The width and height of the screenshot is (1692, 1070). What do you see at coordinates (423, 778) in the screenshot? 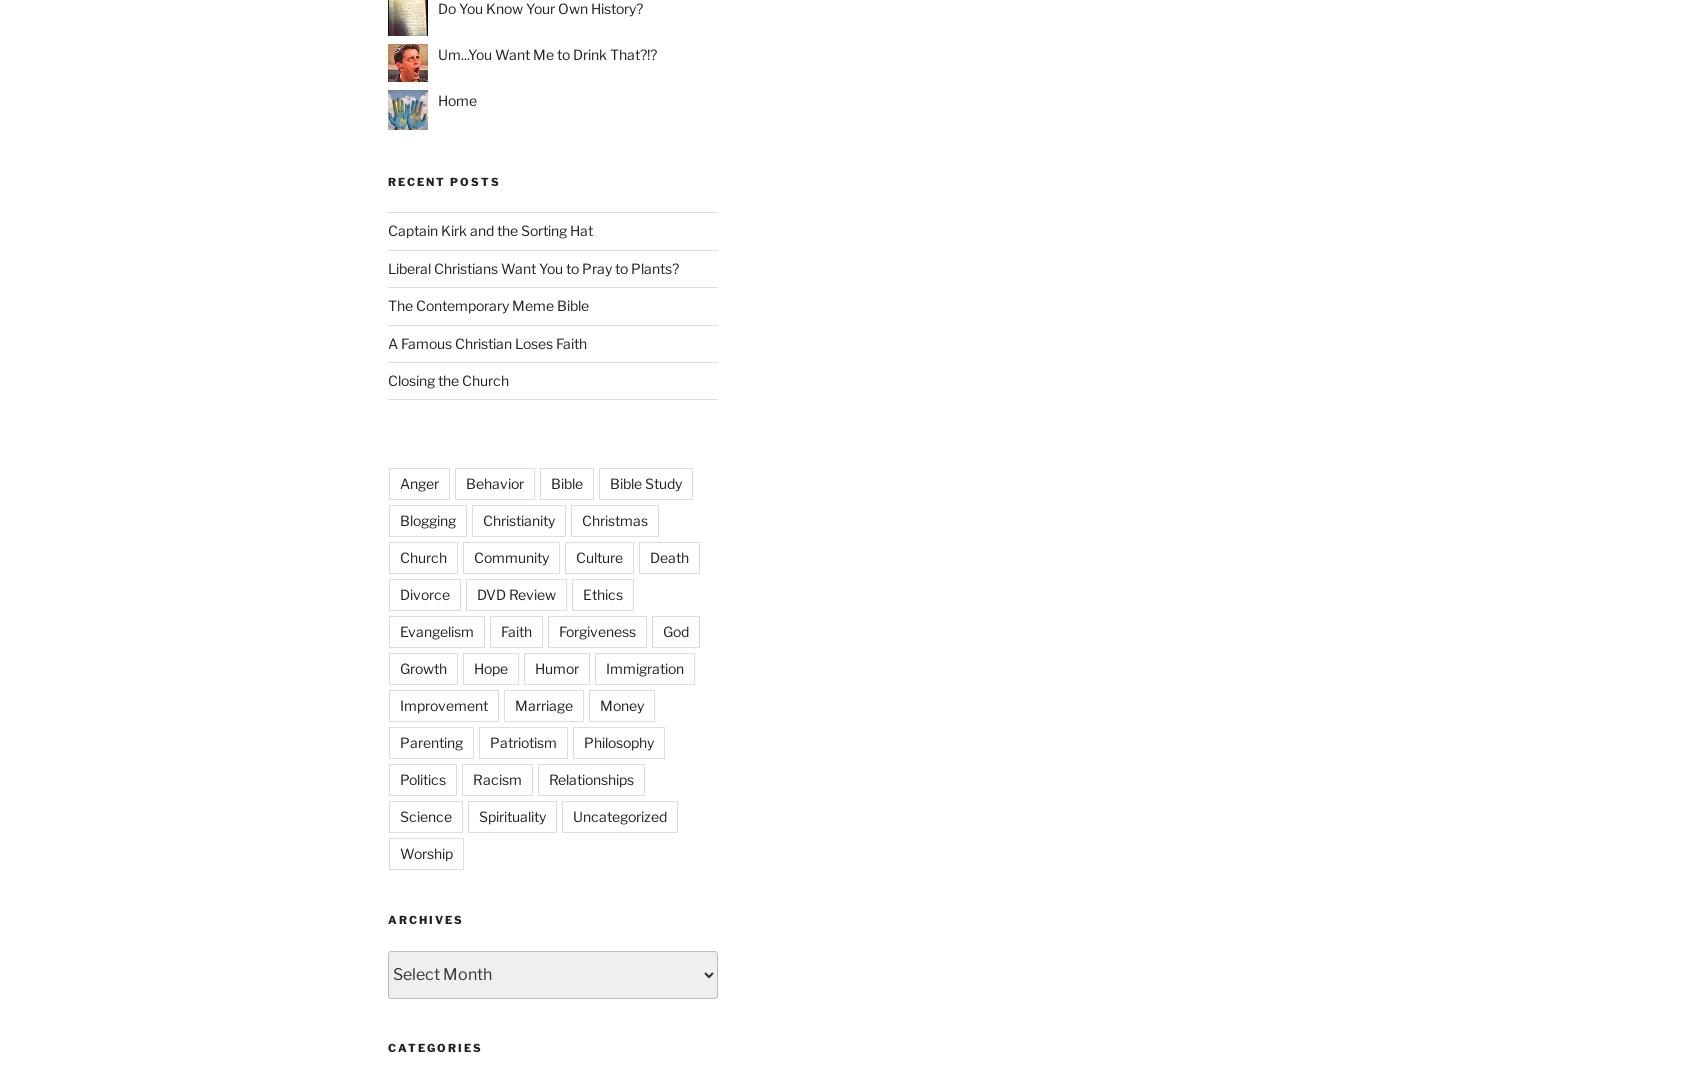
I see `'Politics'` at bounding box center [423, 778].